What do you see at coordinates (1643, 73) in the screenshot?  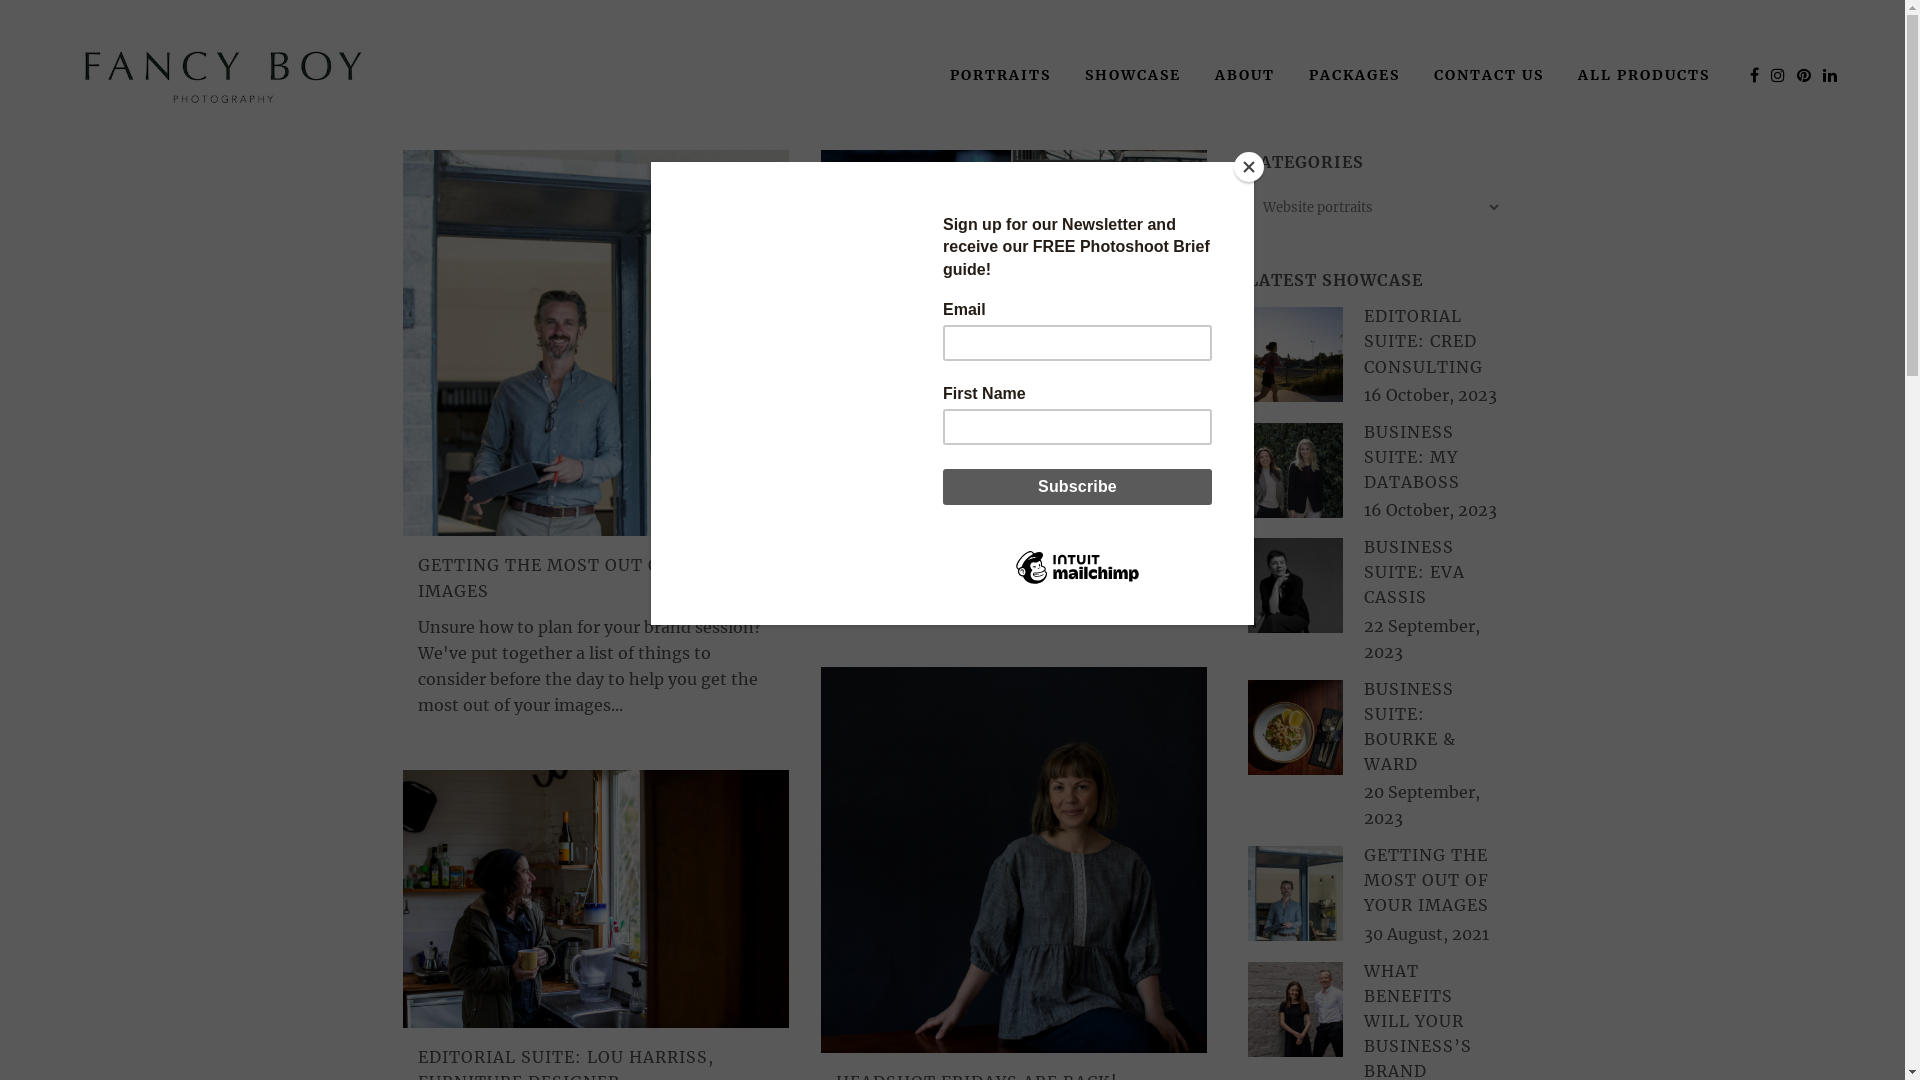 I see `'ALL PRODUCTS'` at bounding box center [1643, 73].